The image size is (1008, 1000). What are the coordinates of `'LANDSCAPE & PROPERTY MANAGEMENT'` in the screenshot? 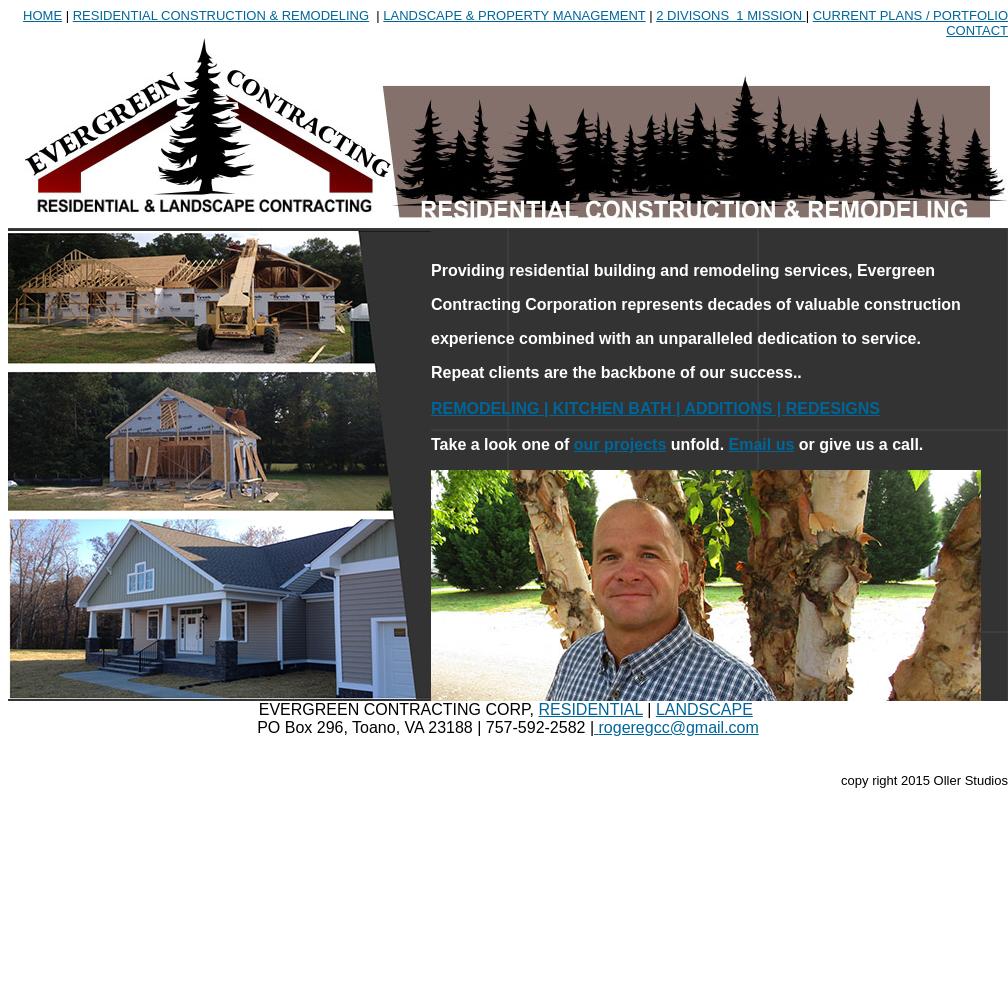 It's located at (513, 15).